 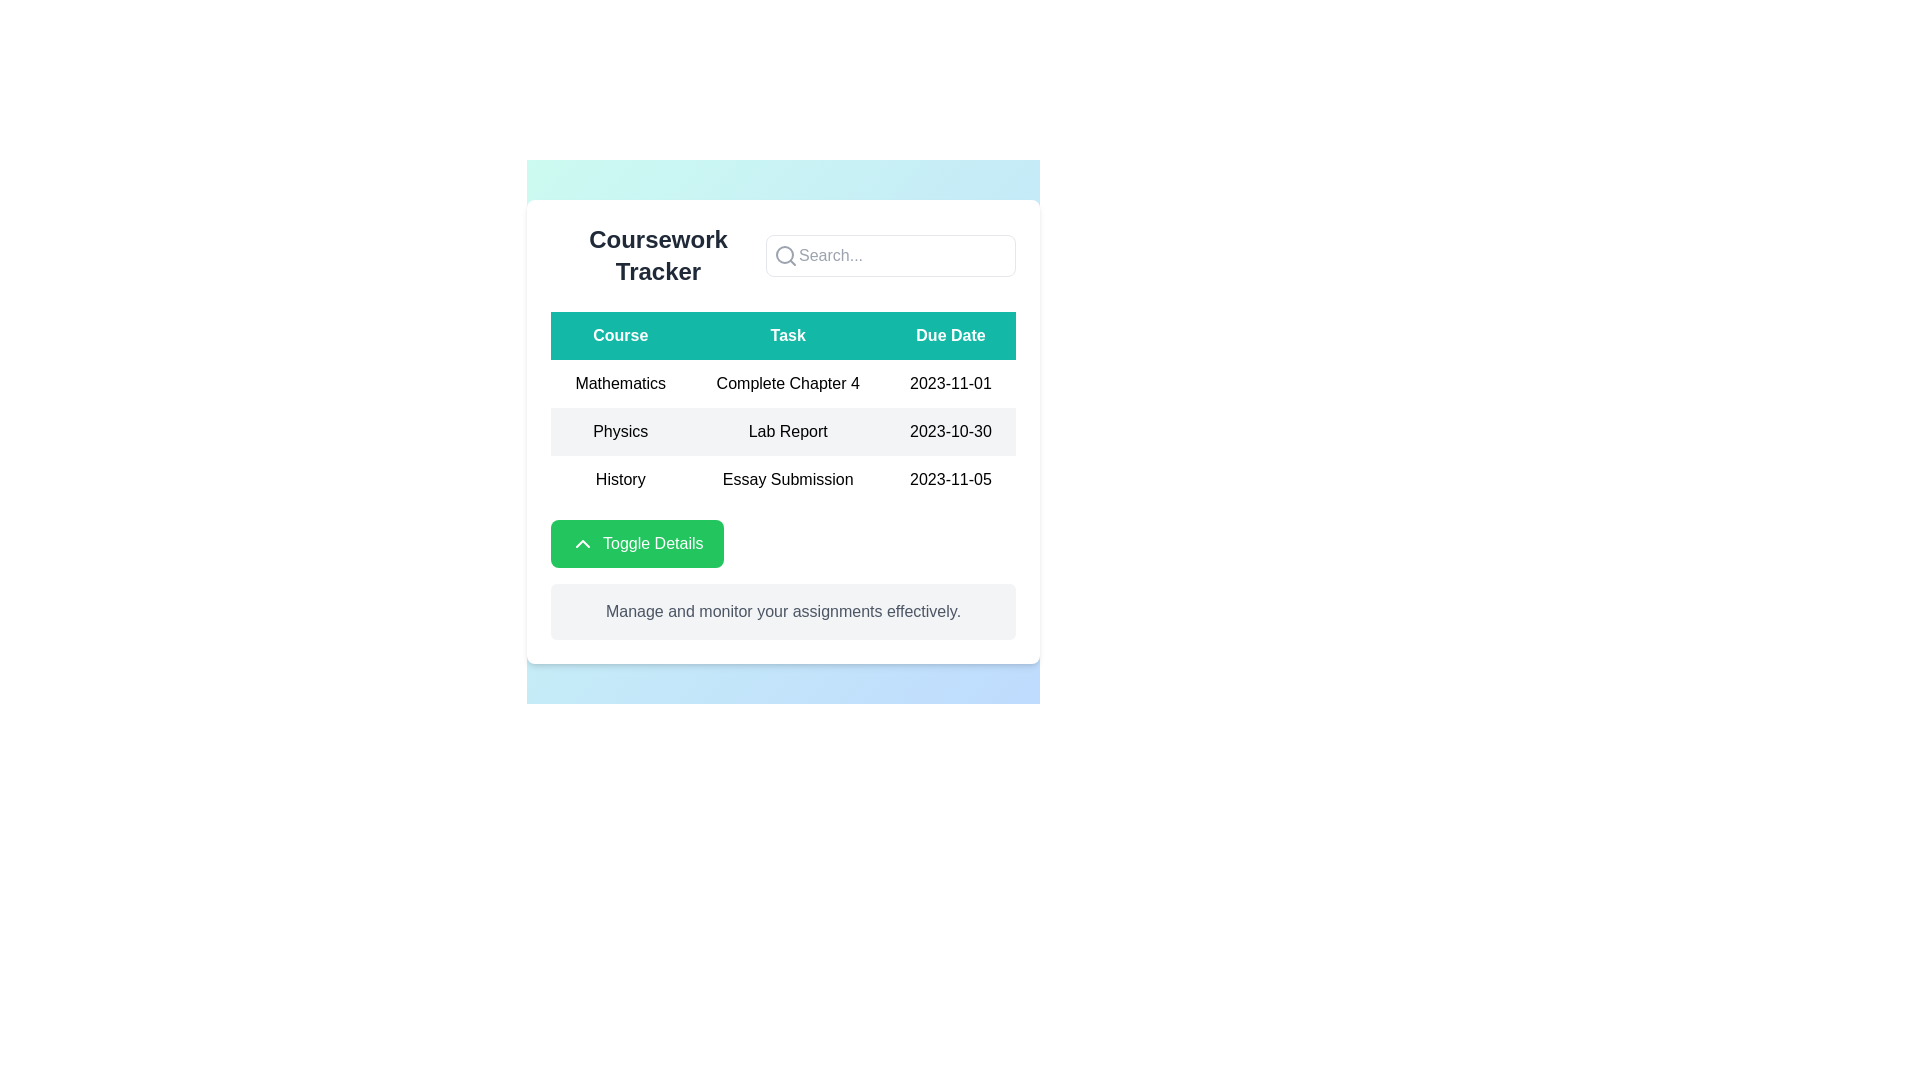 What do you see at coordinates (782, 334) in the screenshot?
I see `header row of the table containing the text 'Course', 'Task', and 'Due Date' with a teal background to understand its content layout` at bounding box center [782, 334].